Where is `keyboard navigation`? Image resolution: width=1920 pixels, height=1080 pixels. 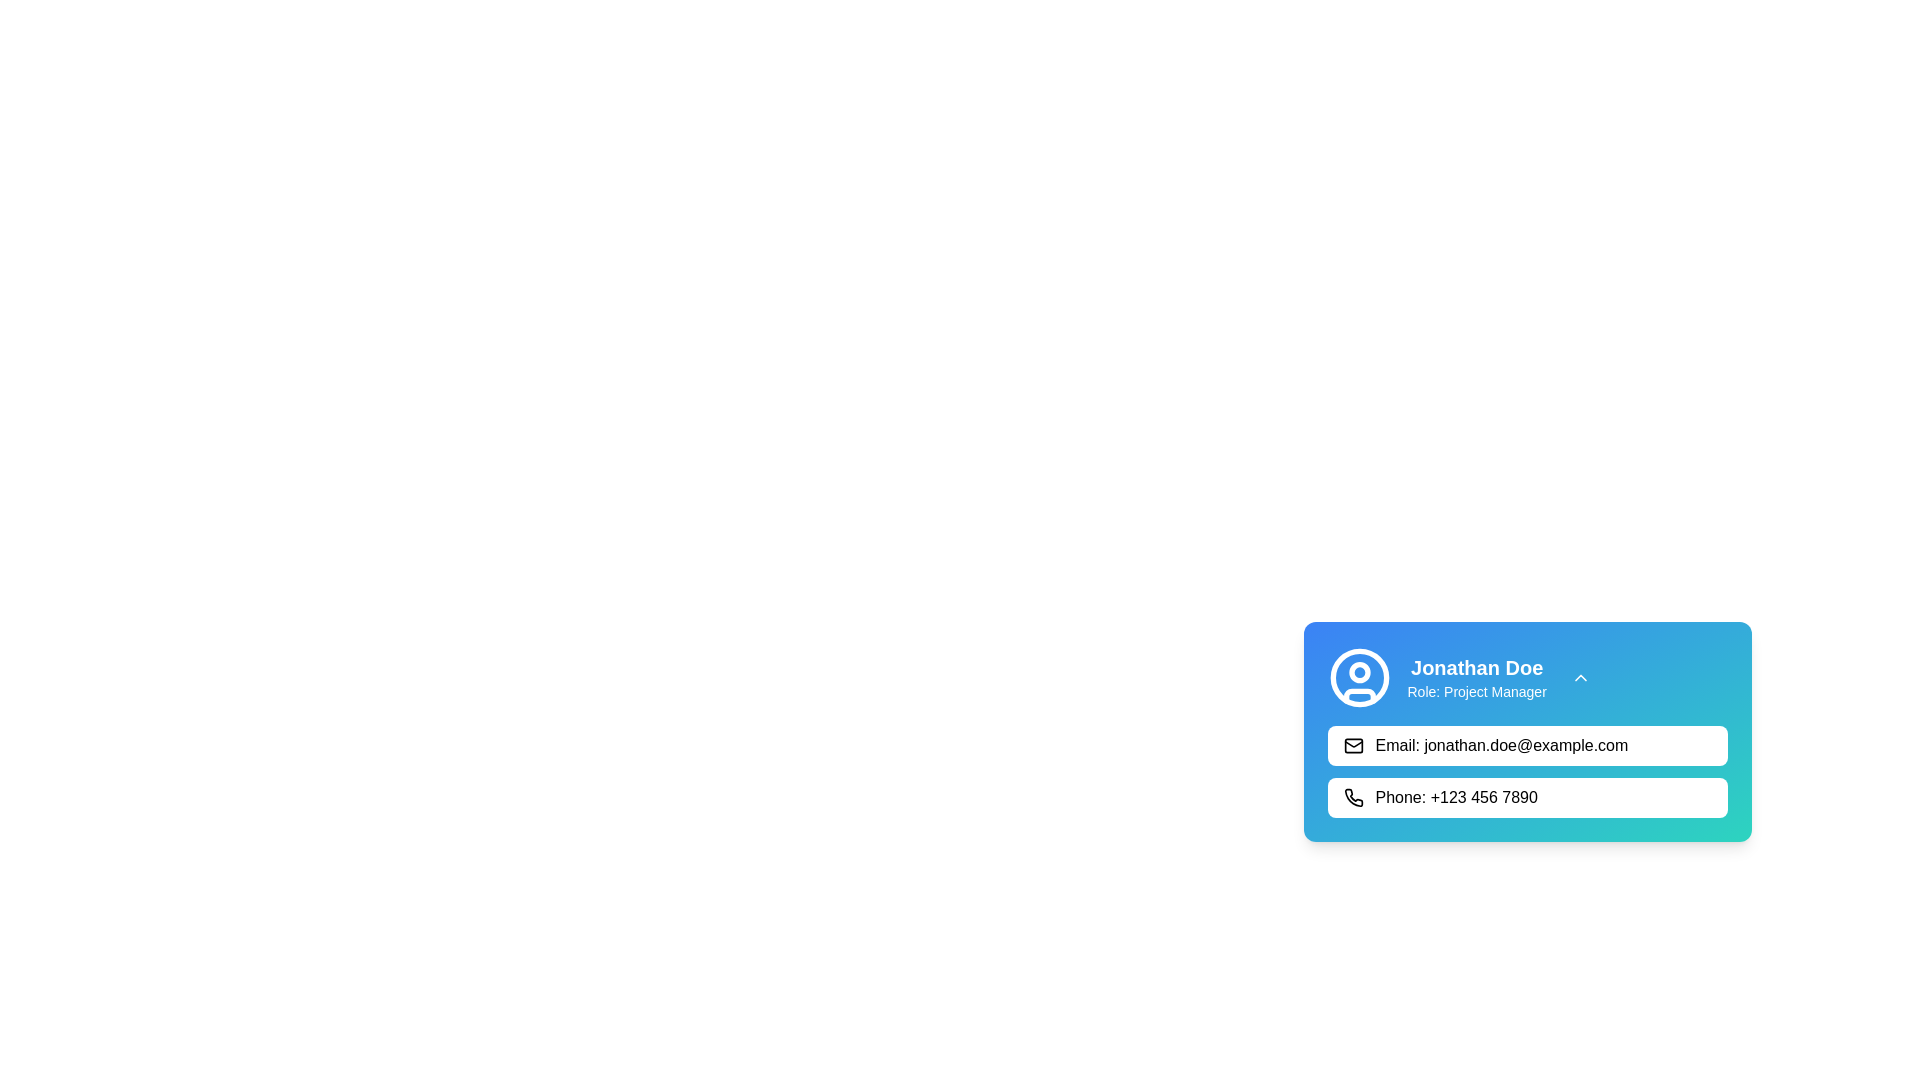
keyboard navigation is located at coordinates (1579, 677).